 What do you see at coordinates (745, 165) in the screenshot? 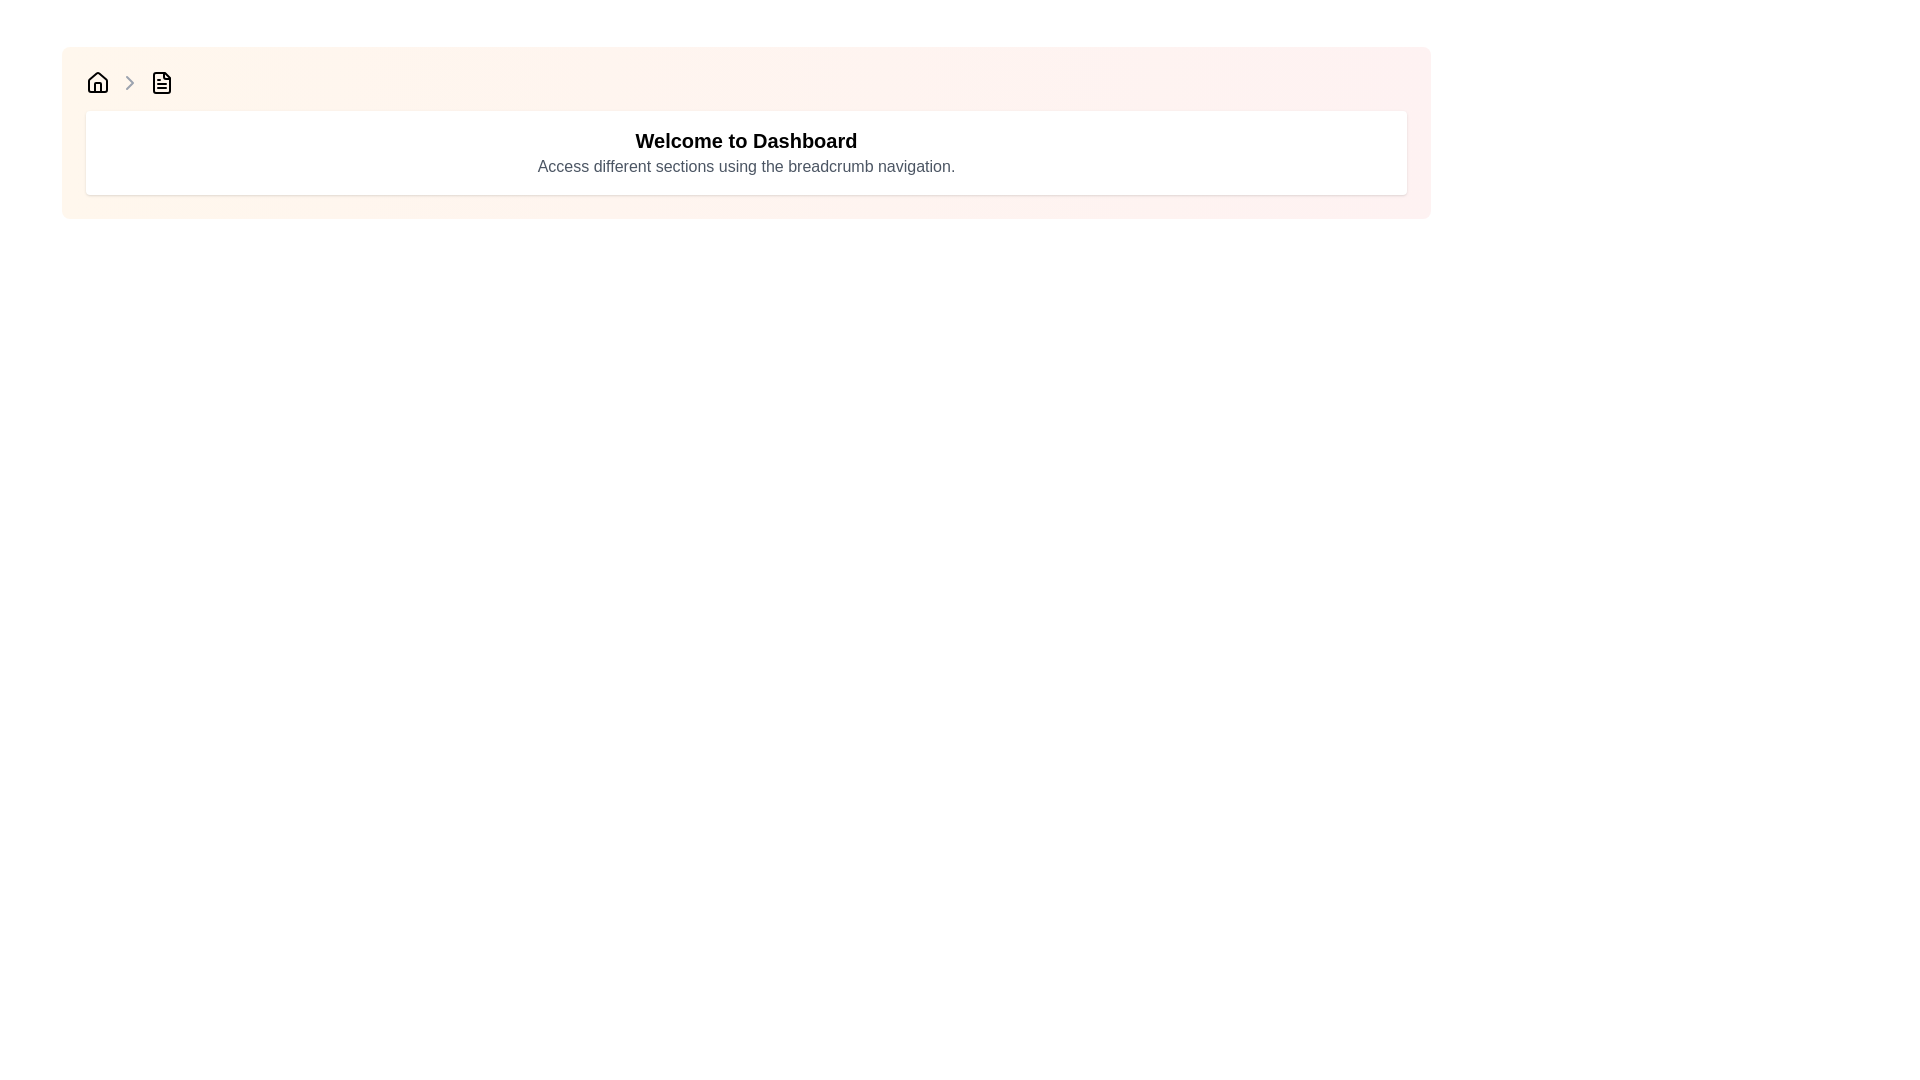
I see `the light gray text stating 'Access different sections using the breadcrumb navigation.' which is positioned directly beneath the 'Welcome to Dashboard' heading` at bounding box center [745, 165].